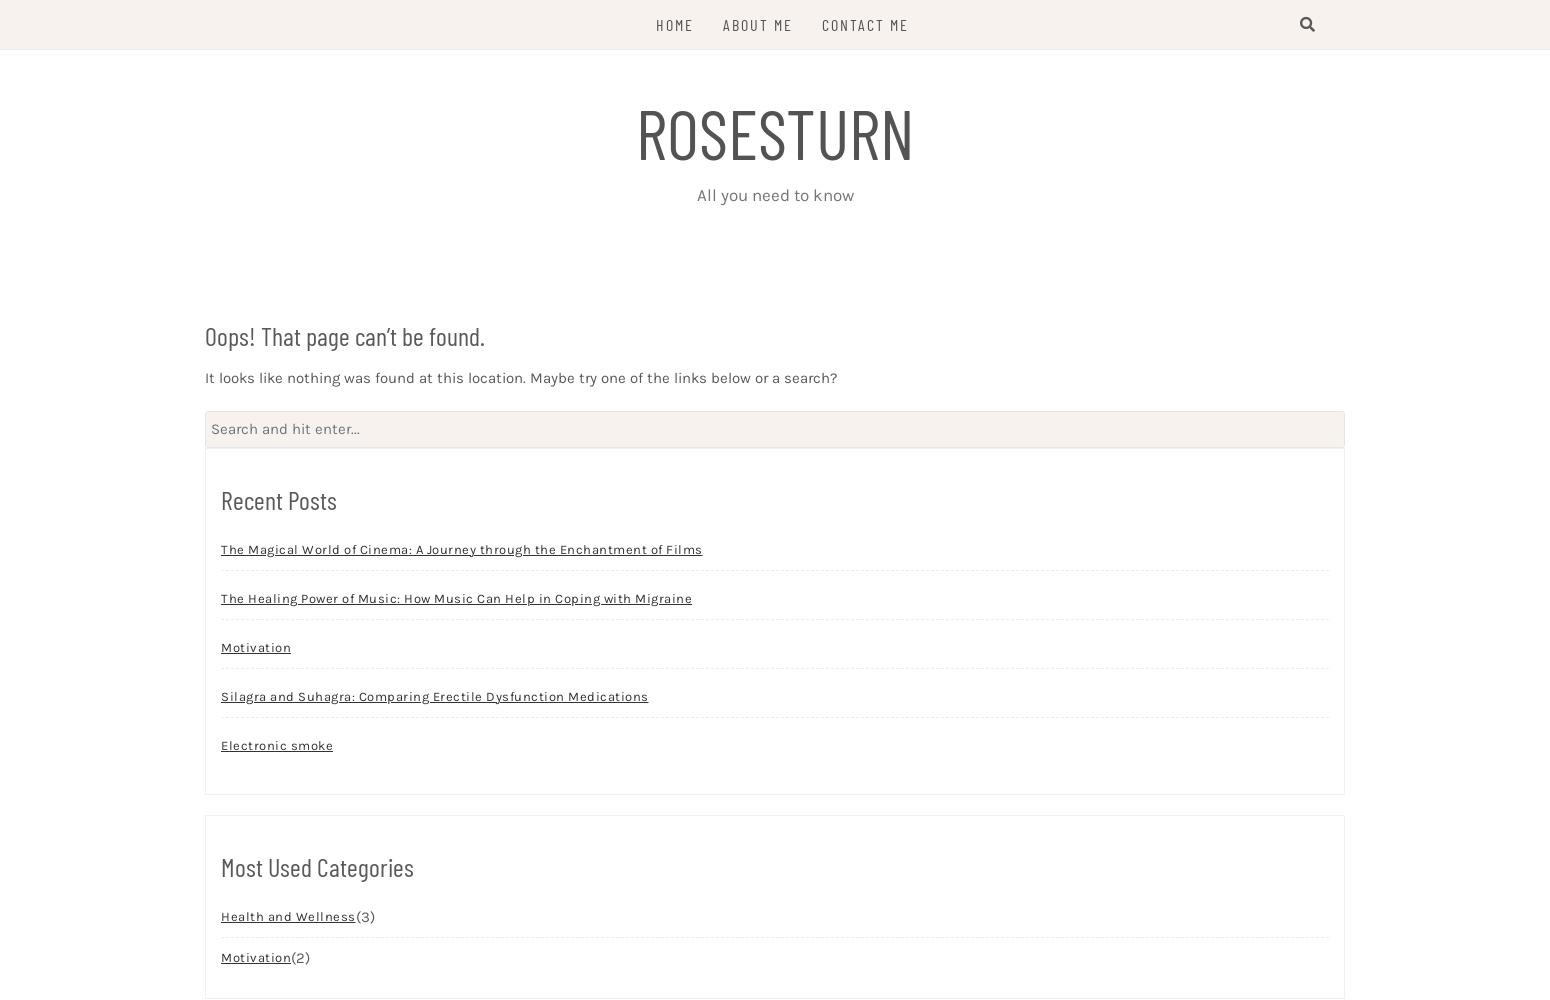 The height and width of the screenshot is (1000, 1550). Describe the element at coordinates (774, 194) in the screenshot. I see `'All you need to know'` at that location.